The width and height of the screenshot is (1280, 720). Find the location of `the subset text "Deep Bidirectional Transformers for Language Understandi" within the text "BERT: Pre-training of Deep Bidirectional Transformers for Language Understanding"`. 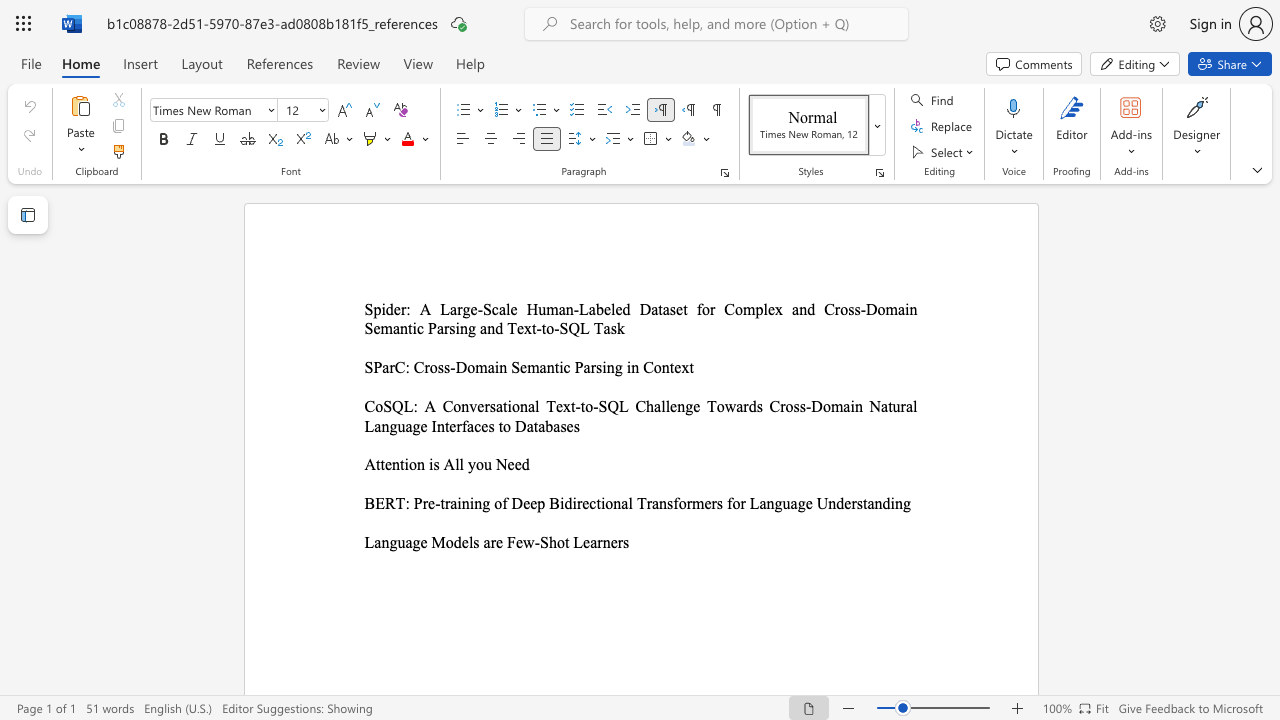

the subset text "Deep Bidirectional Transformers for Language Understandi" within the text "BERT: Pre-training of Deep Bidirectional Transformers for Language Understanding" is located at coordinates (511, 502).